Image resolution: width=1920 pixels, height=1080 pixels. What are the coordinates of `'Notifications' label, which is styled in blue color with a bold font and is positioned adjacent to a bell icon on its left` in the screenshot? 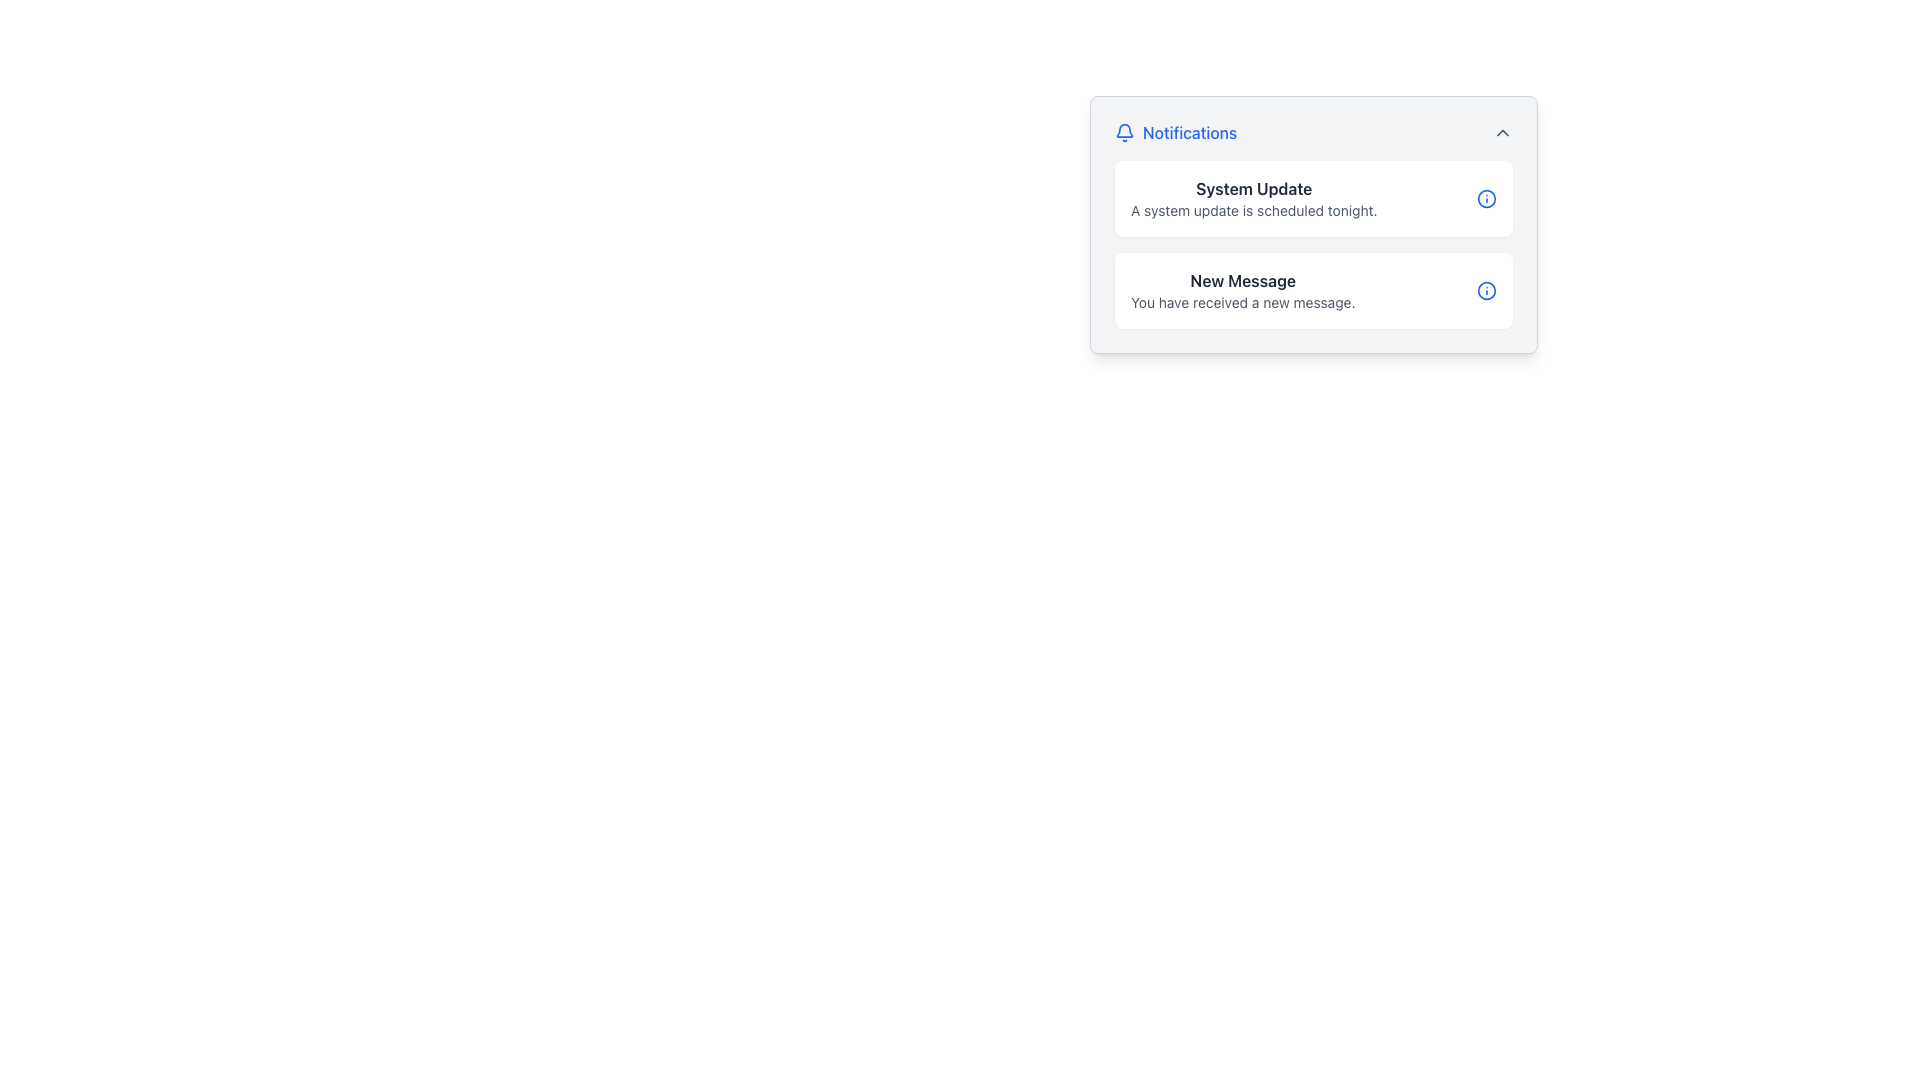 It's located at (1176, 132).